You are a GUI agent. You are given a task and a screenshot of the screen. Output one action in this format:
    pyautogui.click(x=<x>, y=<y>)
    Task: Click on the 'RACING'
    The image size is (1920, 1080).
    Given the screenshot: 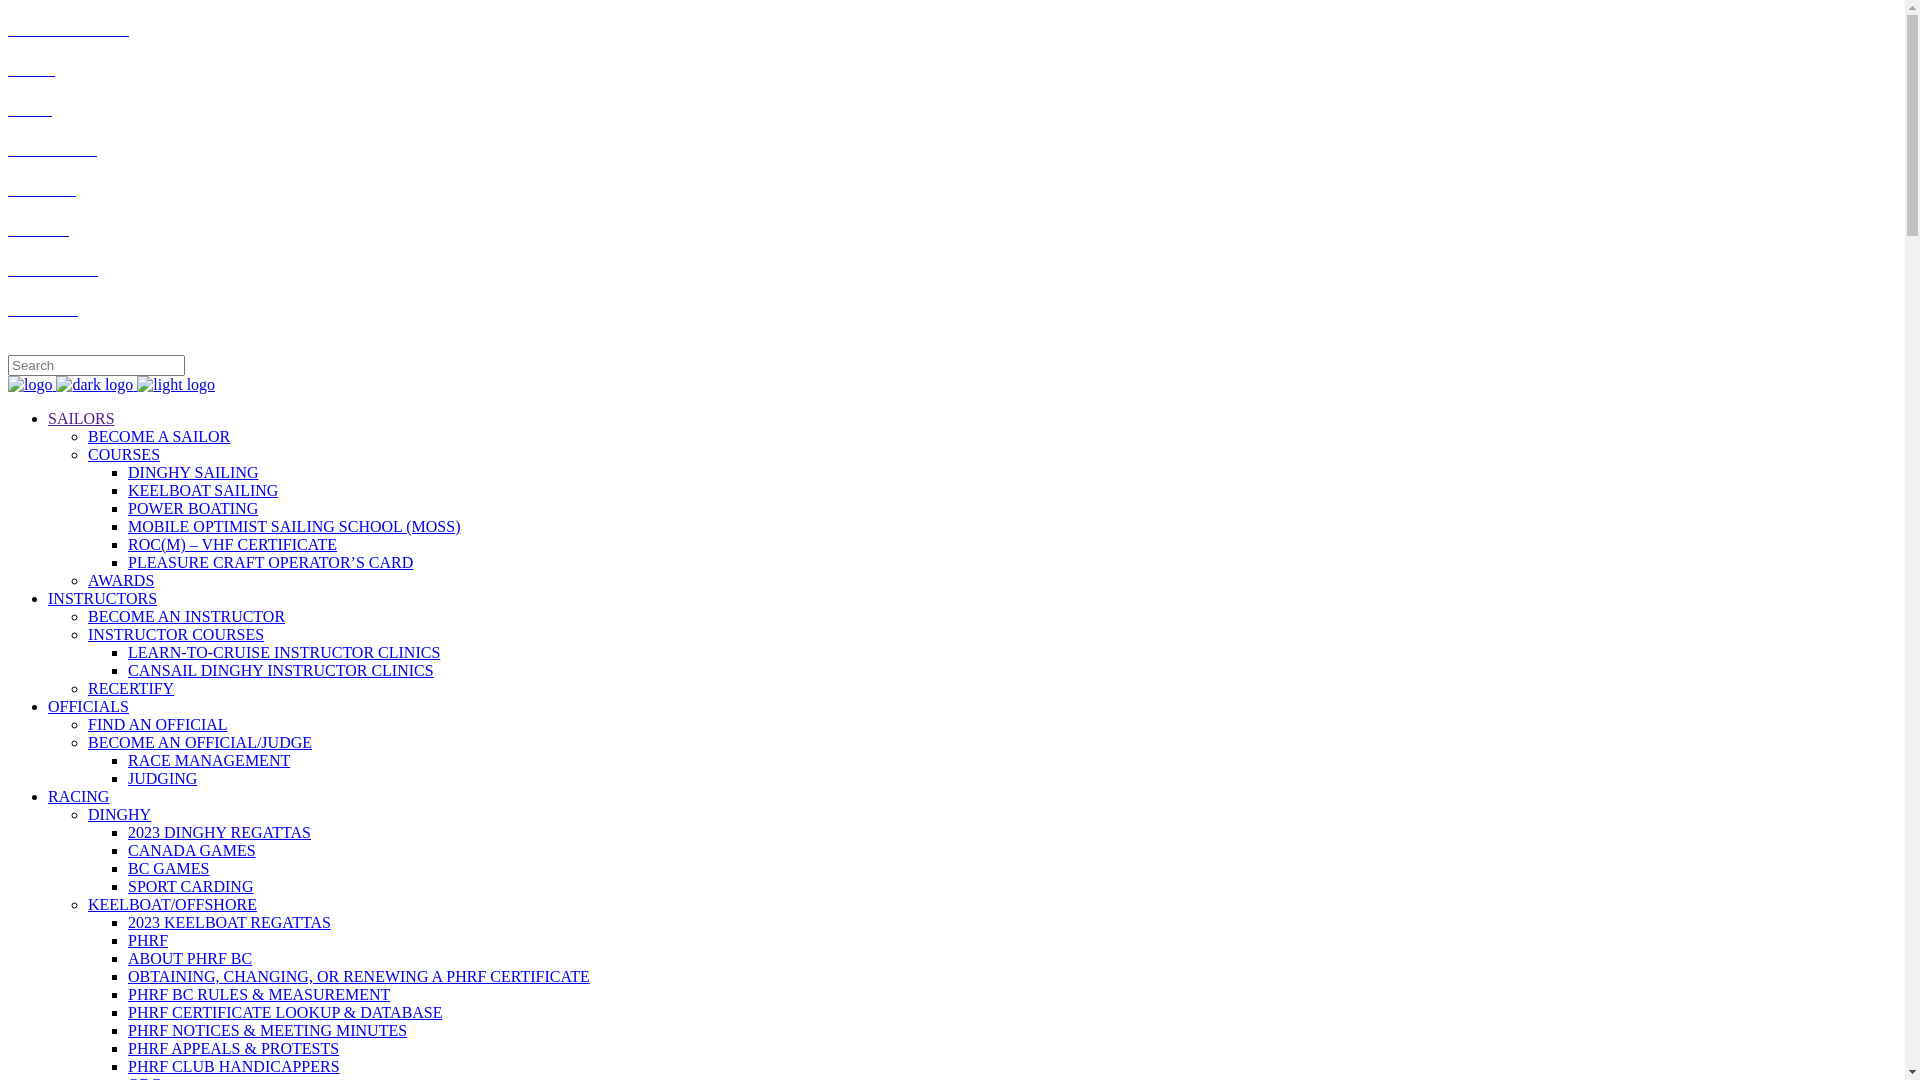 What is the action you would take?
    pyautogui.click(x=78, y=795)
    